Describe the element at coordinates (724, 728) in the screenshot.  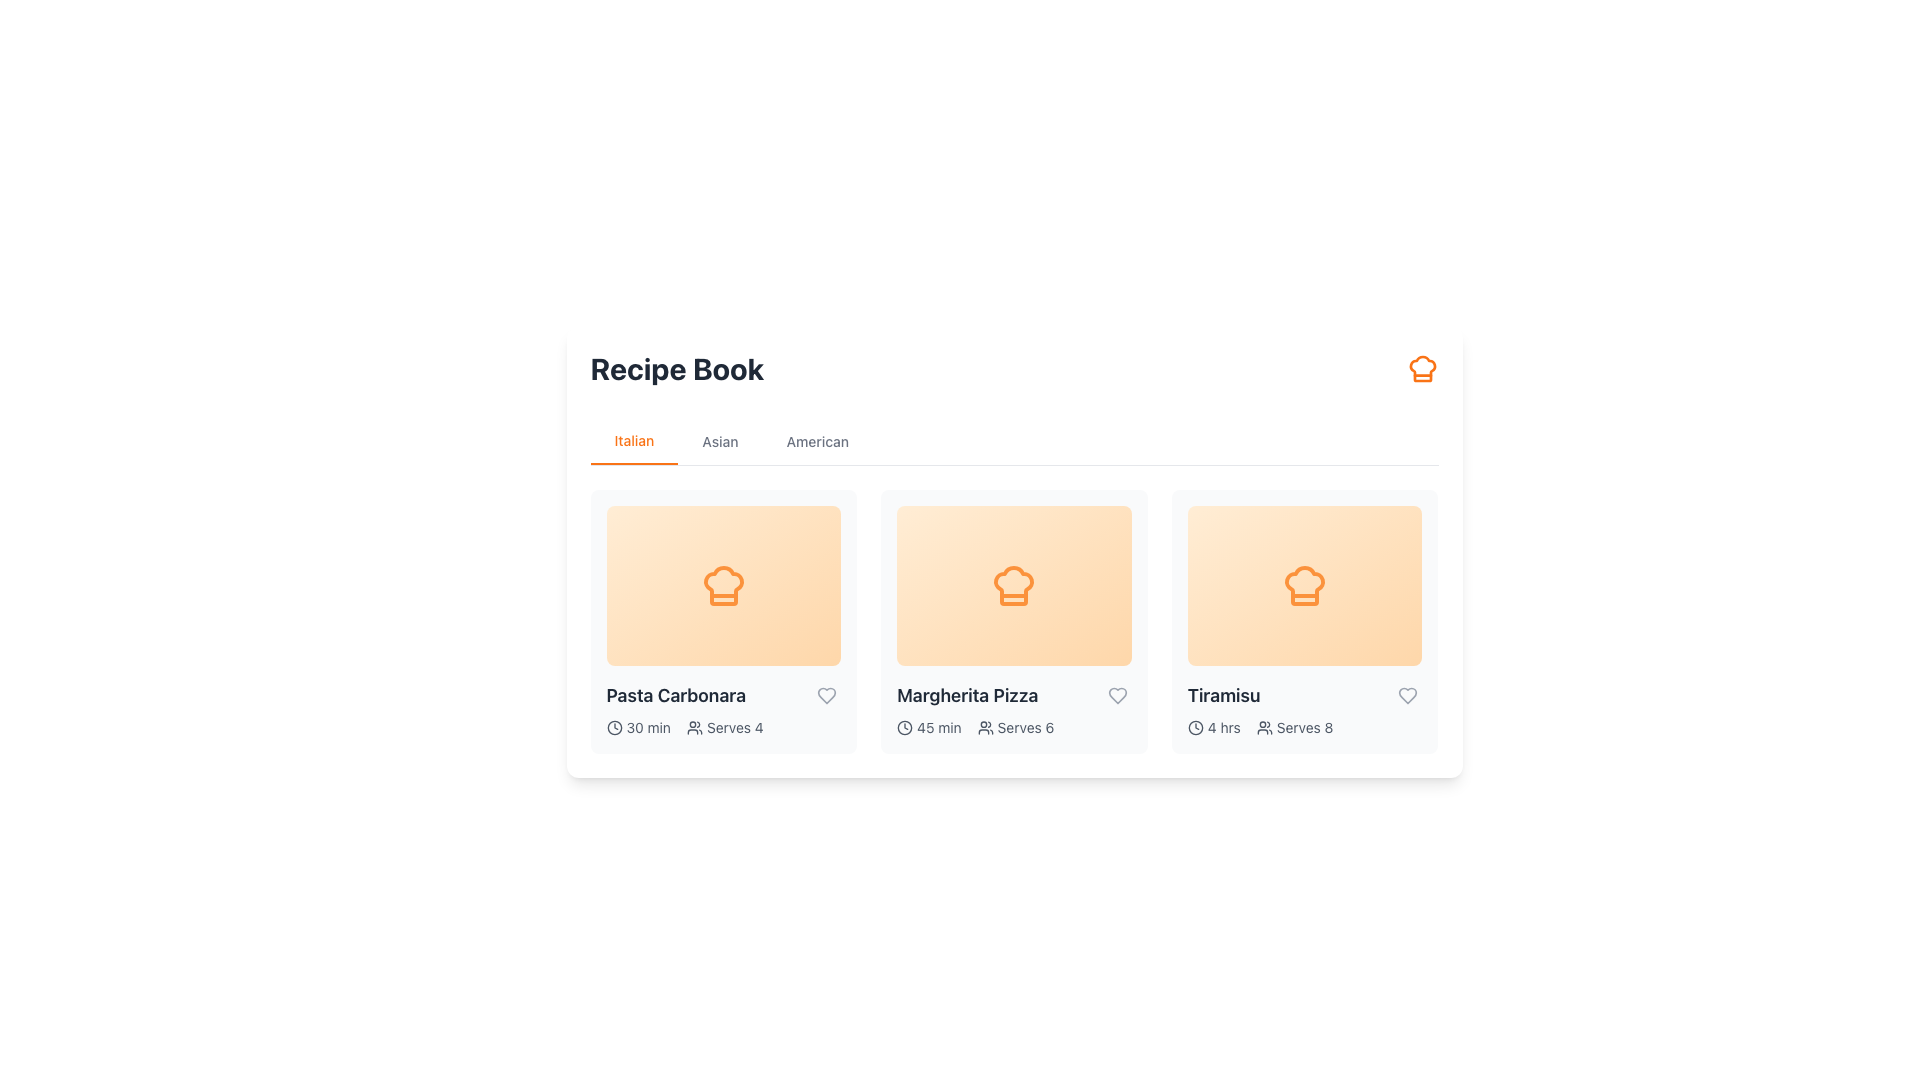
I see `informational label displaying the serving size for the recipe 'Pasta Carbonara', which is centrally located beneath the title and indicates the number of people the dish can serve` at that location.